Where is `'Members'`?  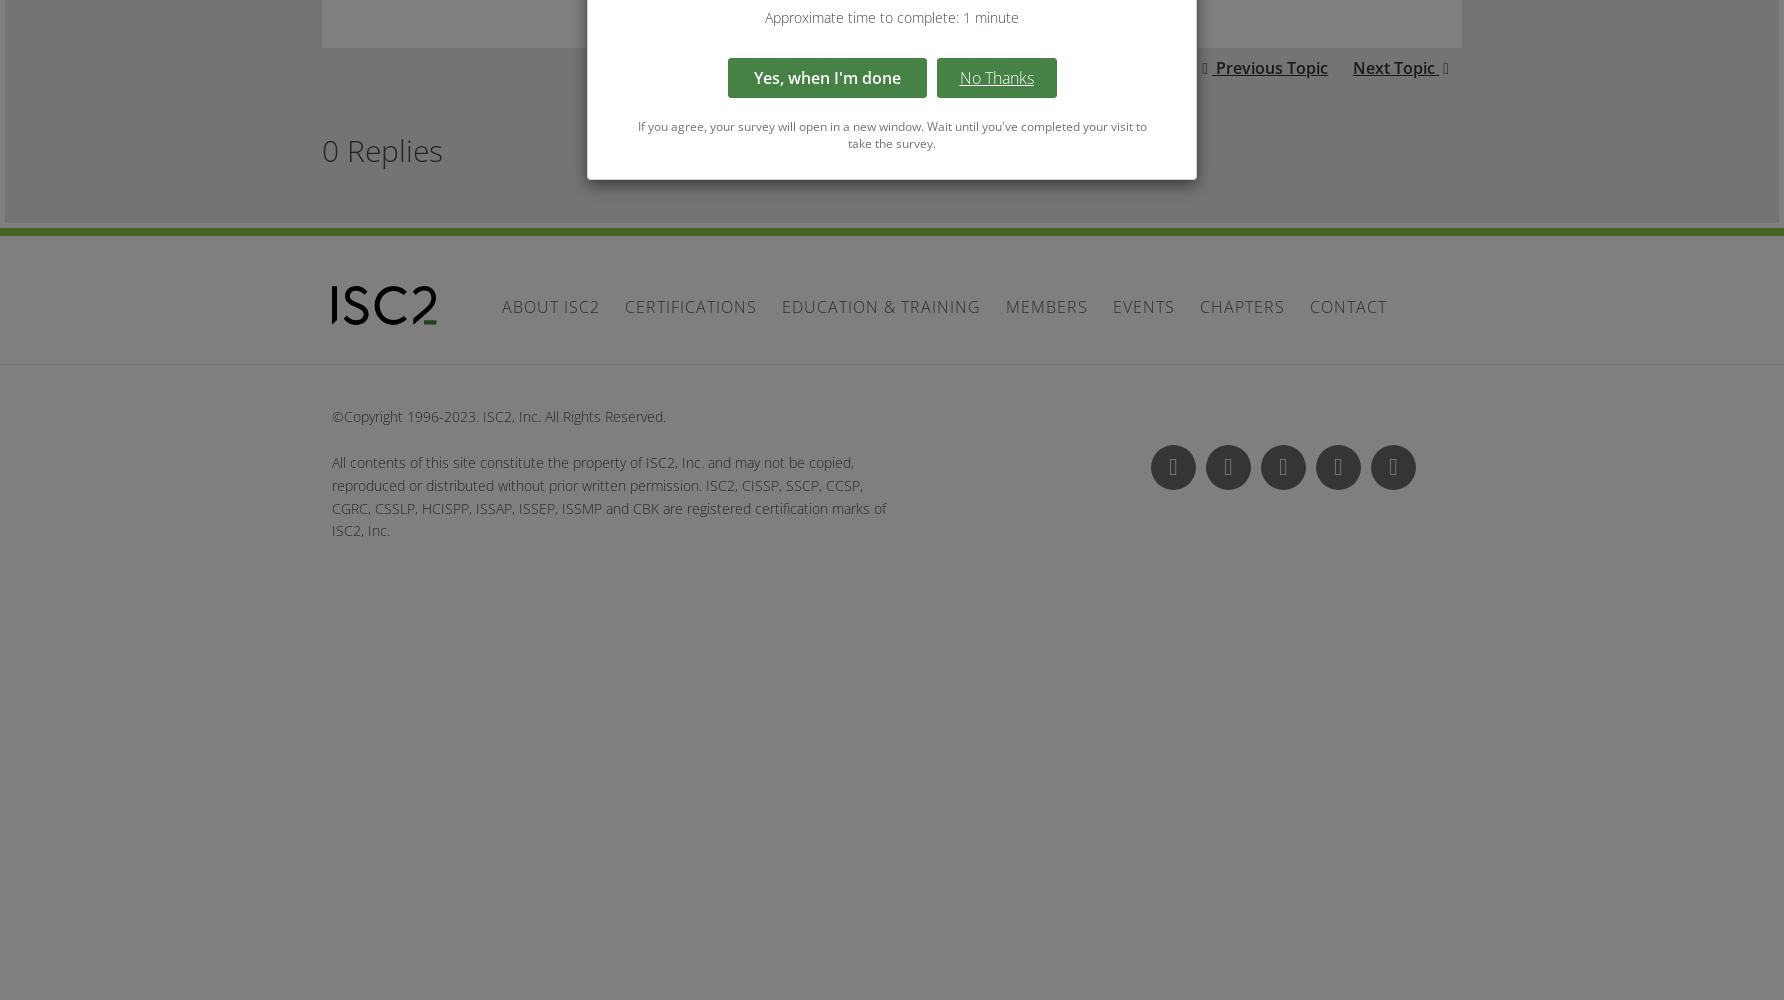 'Members' is located at coordinates (1046, 307).